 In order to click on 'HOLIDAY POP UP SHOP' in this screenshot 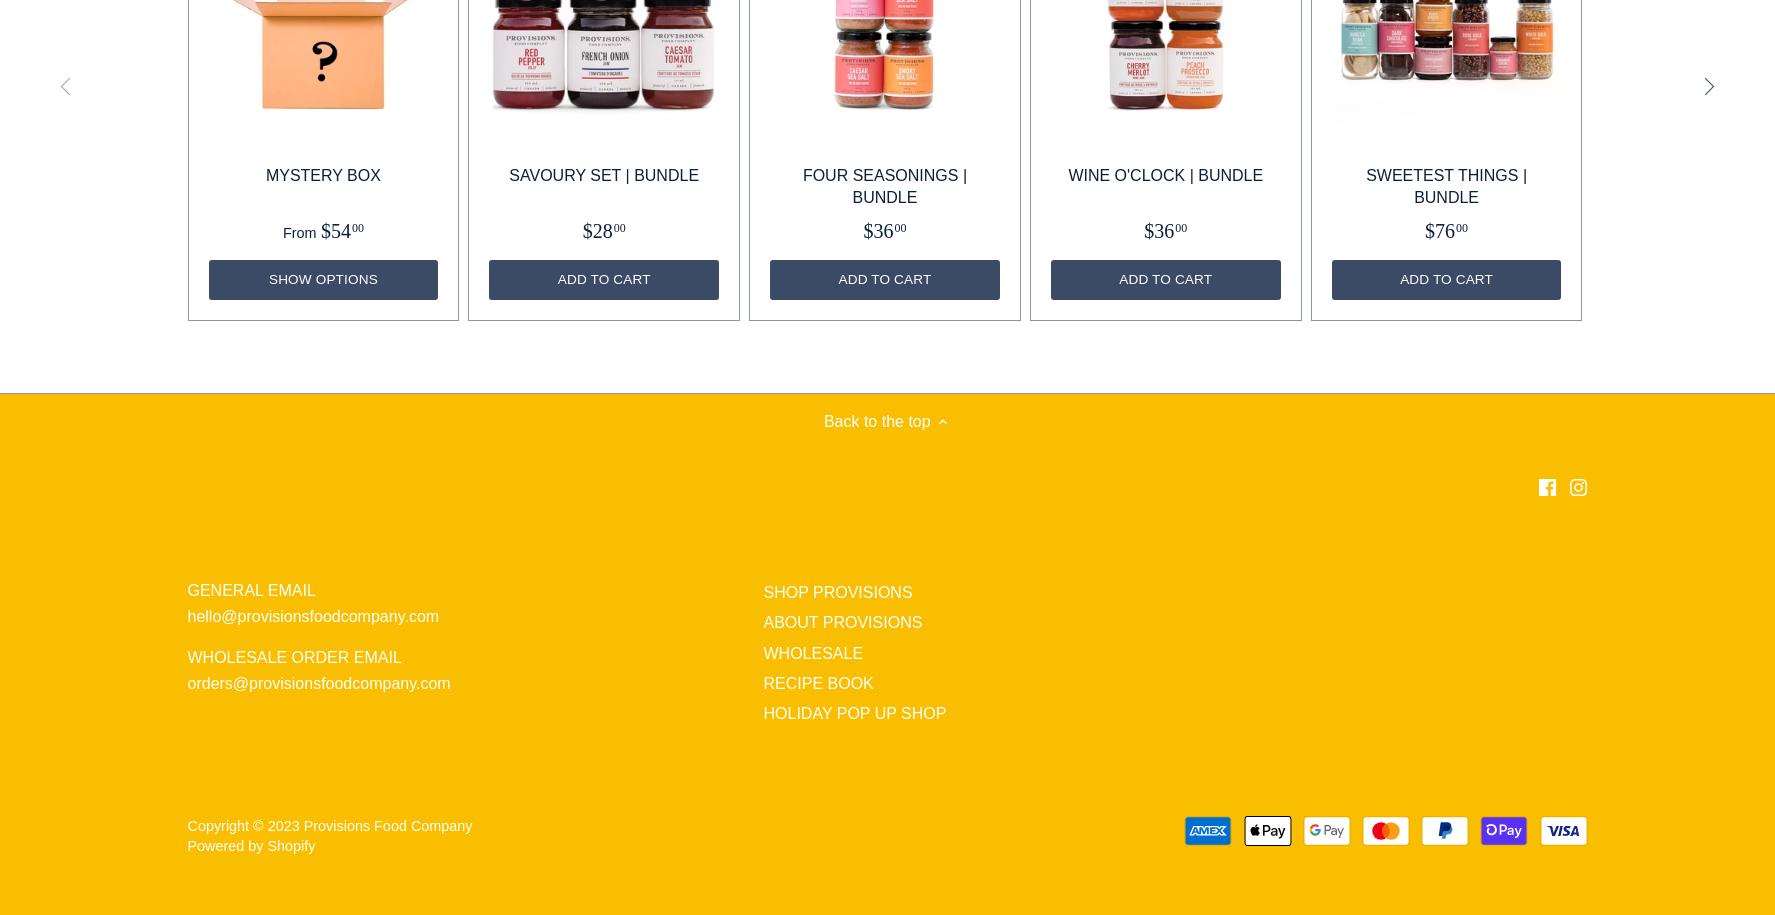, I will do `click(763, 713)`.